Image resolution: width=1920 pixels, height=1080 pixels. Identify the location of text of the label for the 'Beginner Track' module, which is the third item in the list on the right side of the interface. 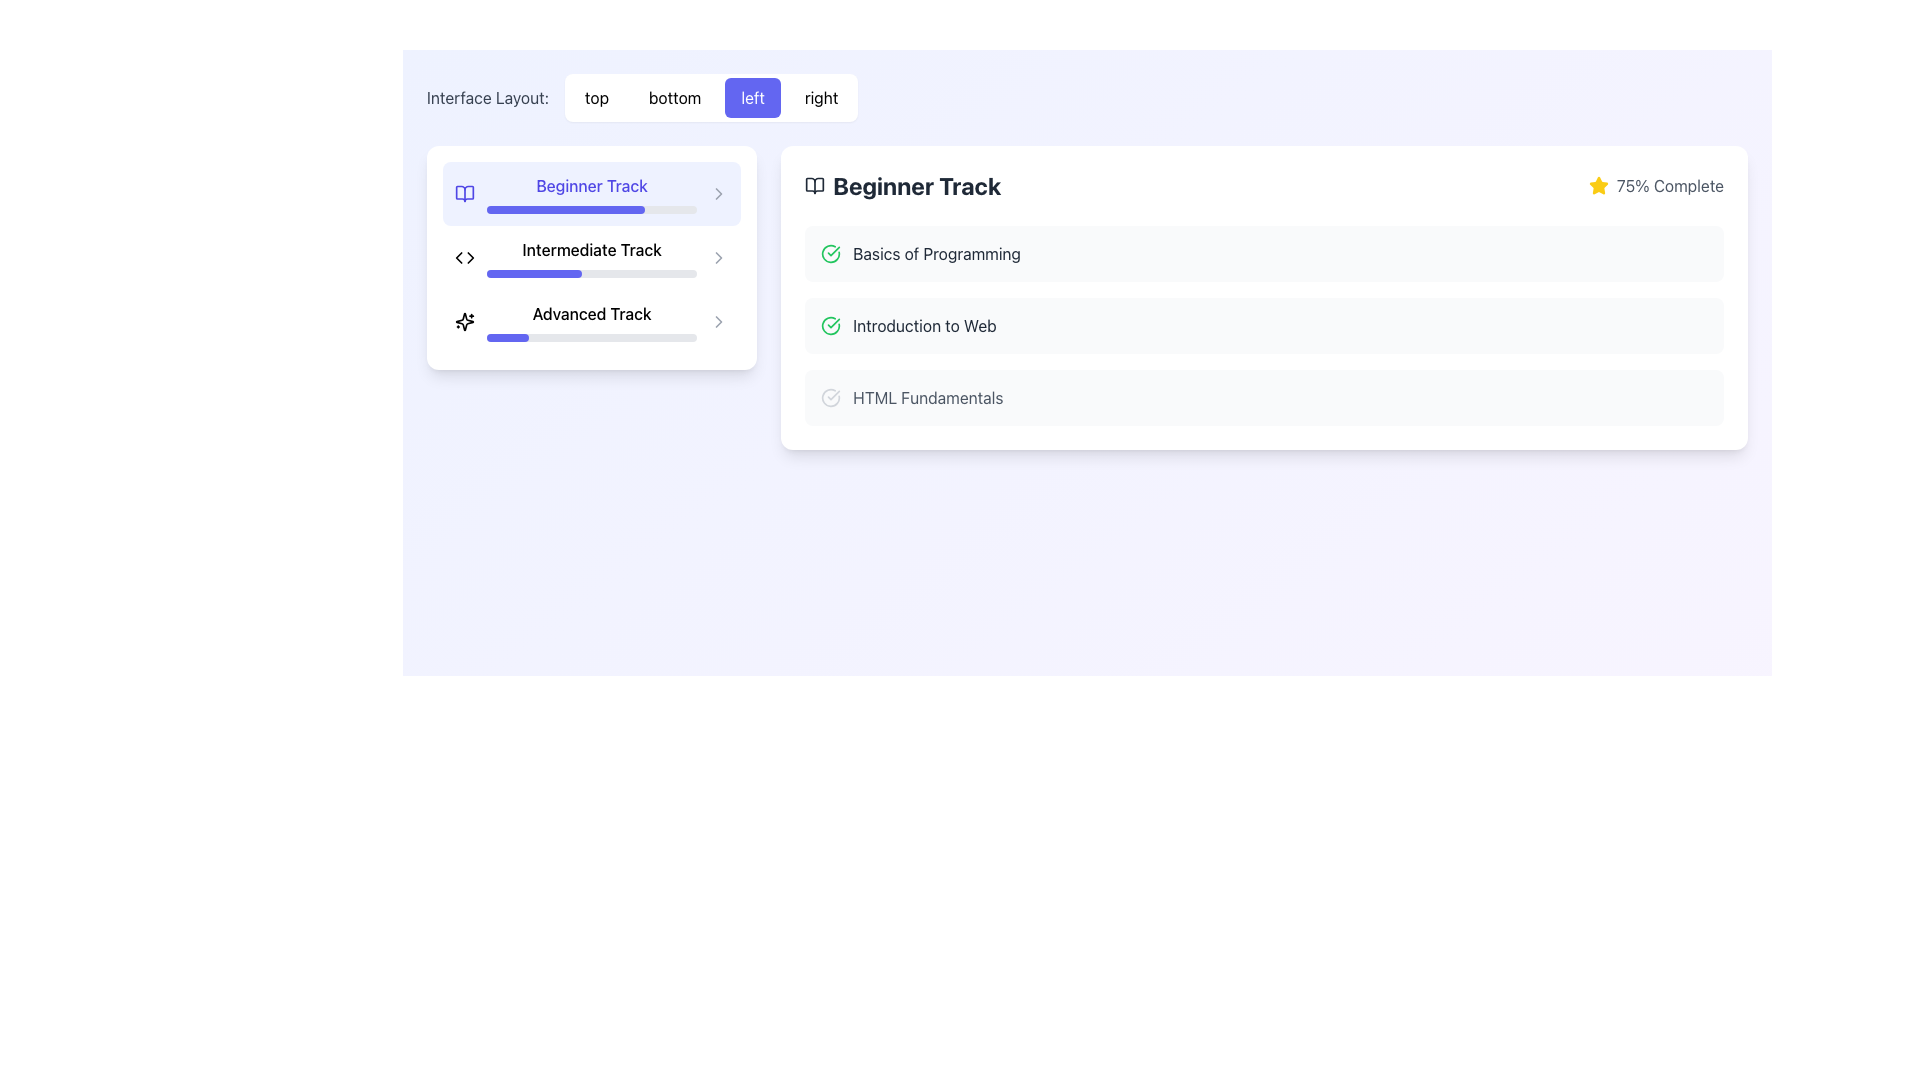
(927, 397).